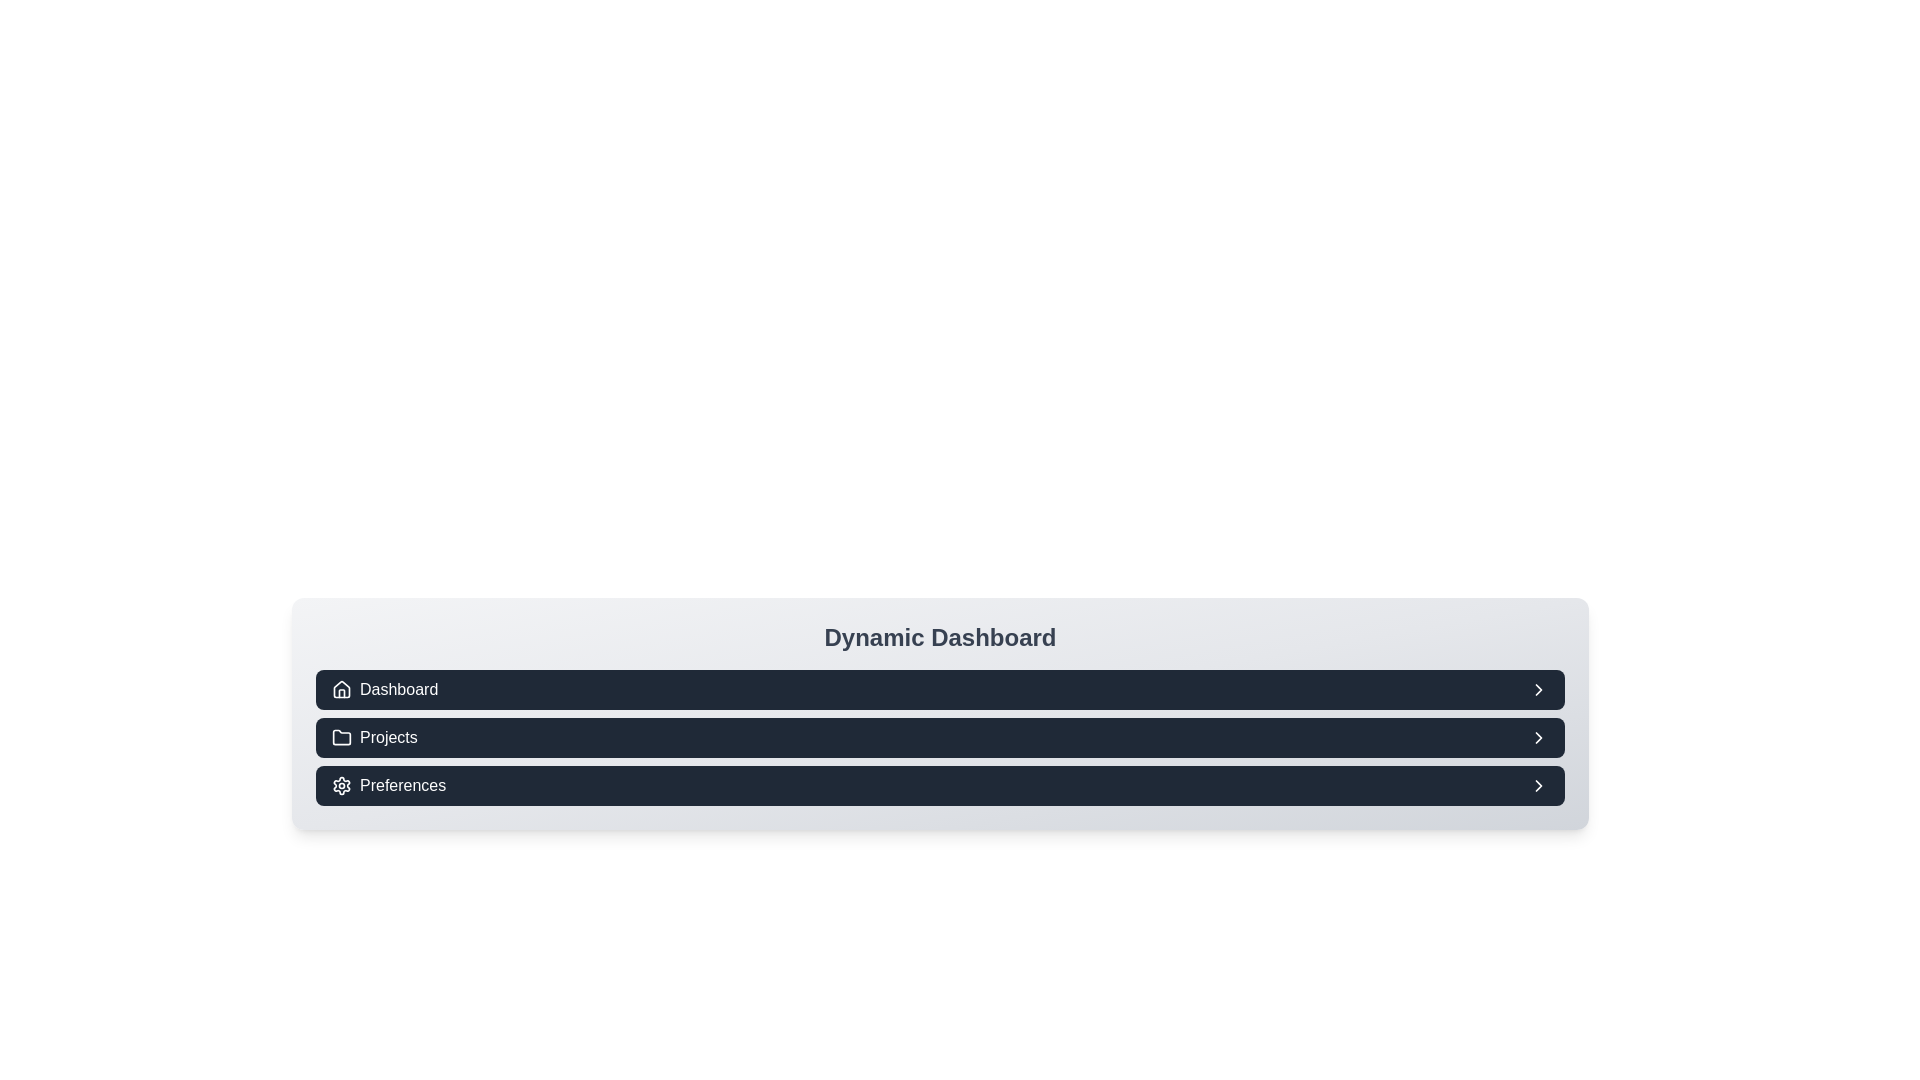 The width and height of the screenshot is (1920, 1080). I want to click on the 'Preferences' button, which is a gear icon followed by the text 'Preferences', located as the third item in a vertically arranged list with a dark background and light text, so click(389, 785).